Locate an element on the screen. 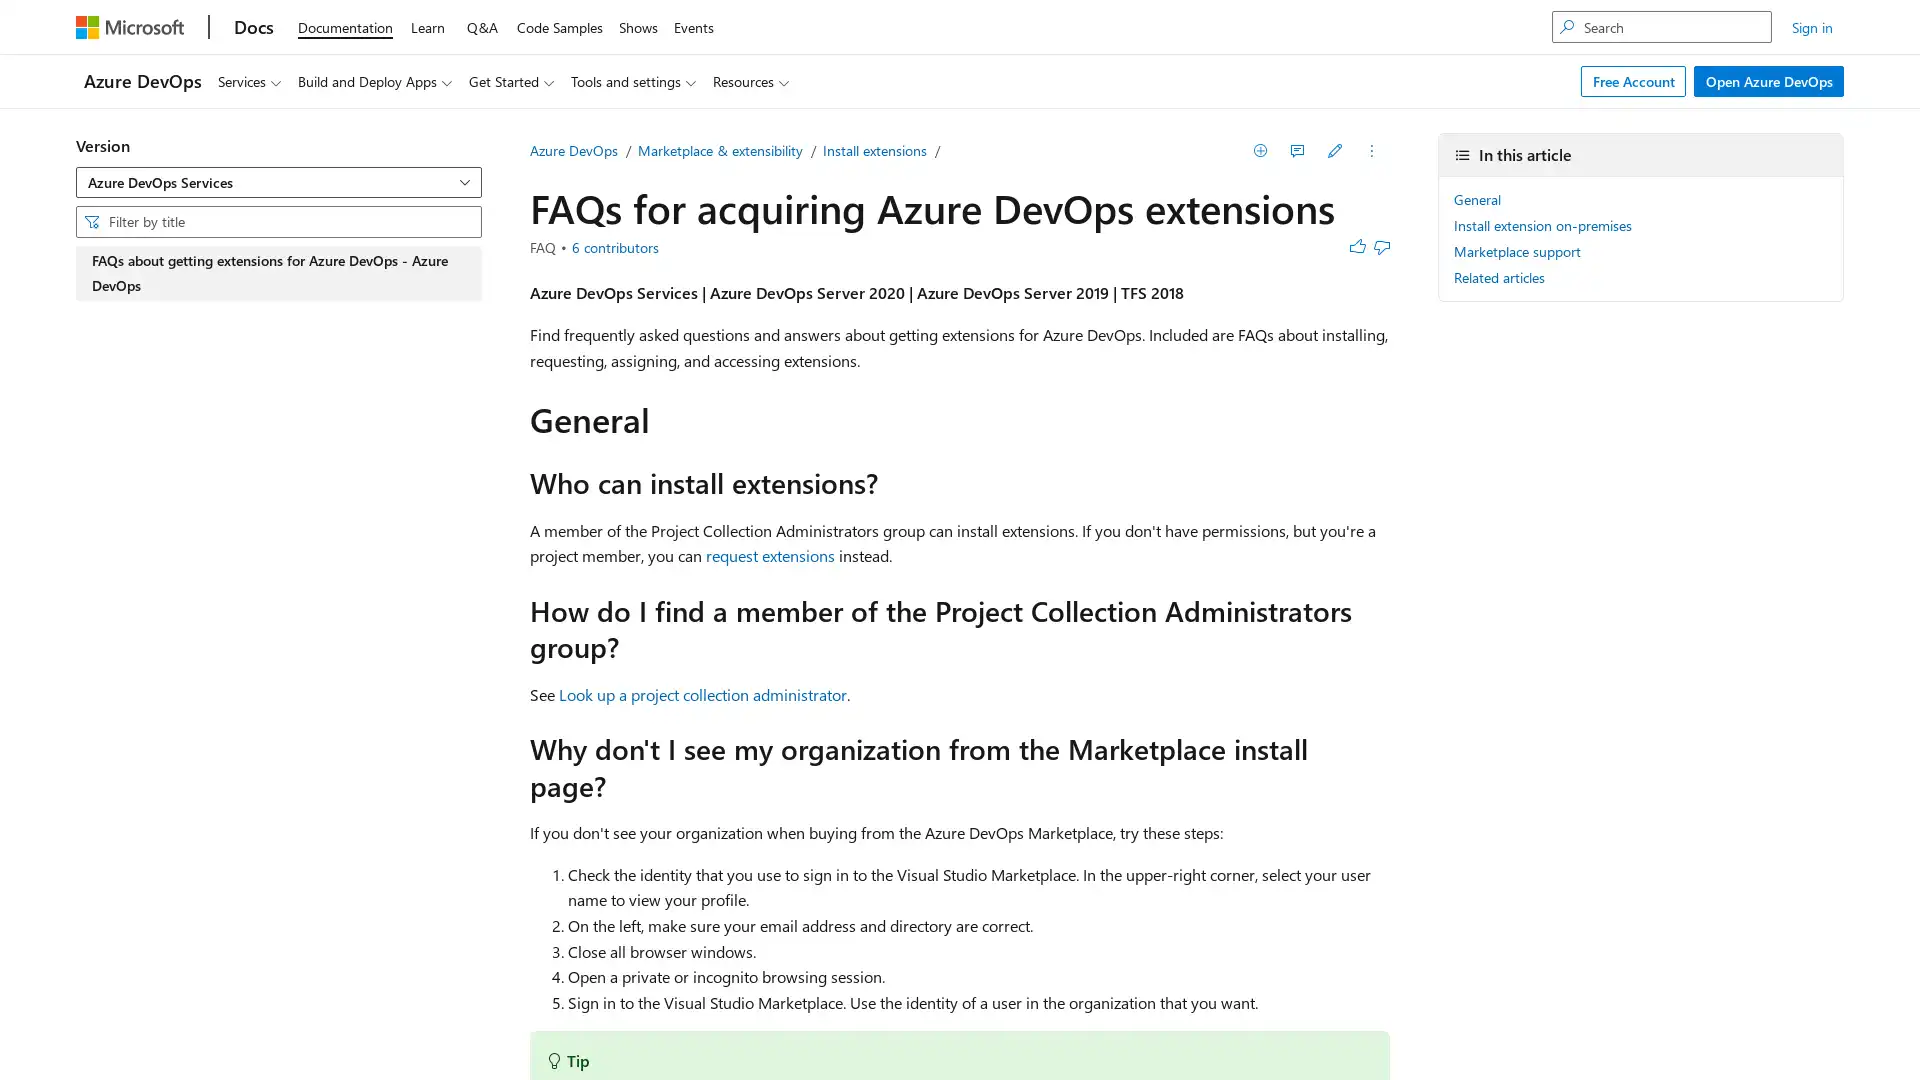 Image resolution: width=1920 pixels, height=1080 pixels. Services is located at coordinates (248, 80).